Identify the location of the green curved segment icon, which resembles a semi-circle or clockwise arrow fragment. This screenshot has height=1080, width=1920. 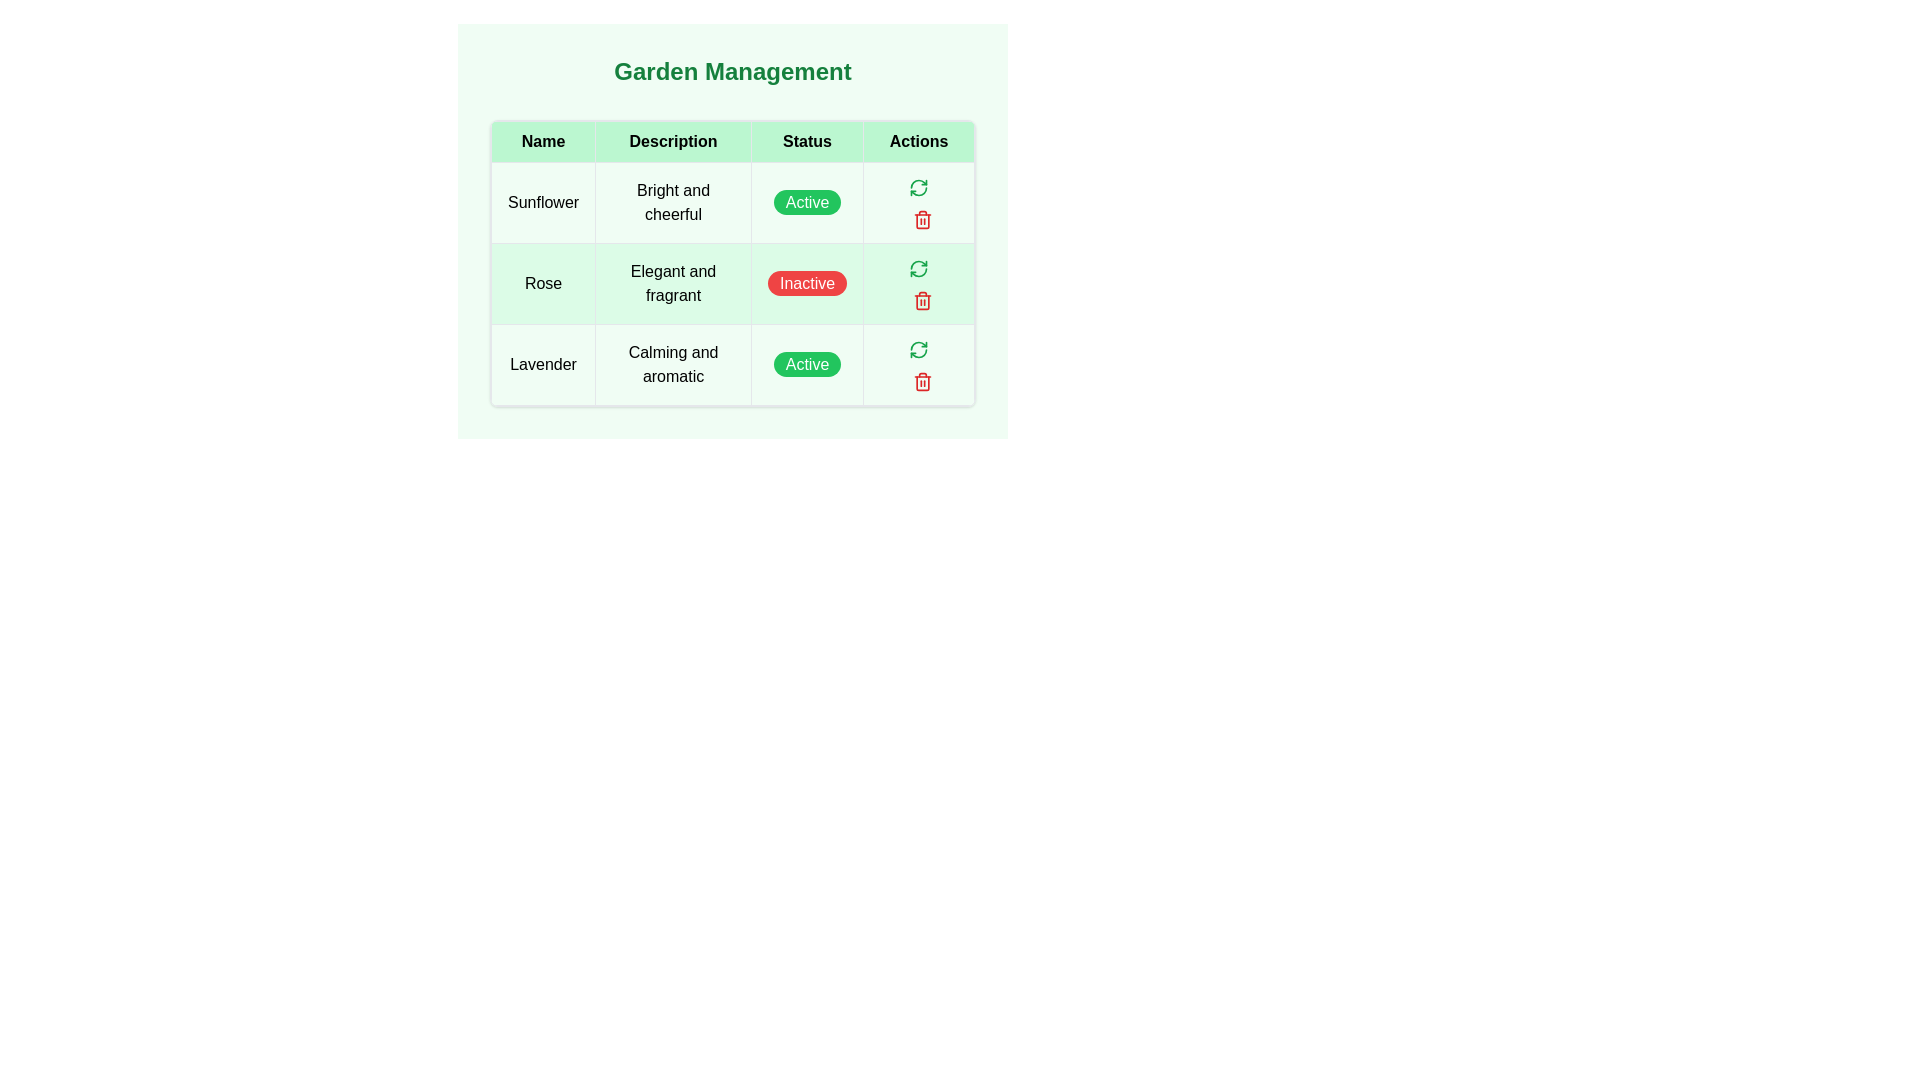
(918, 191).